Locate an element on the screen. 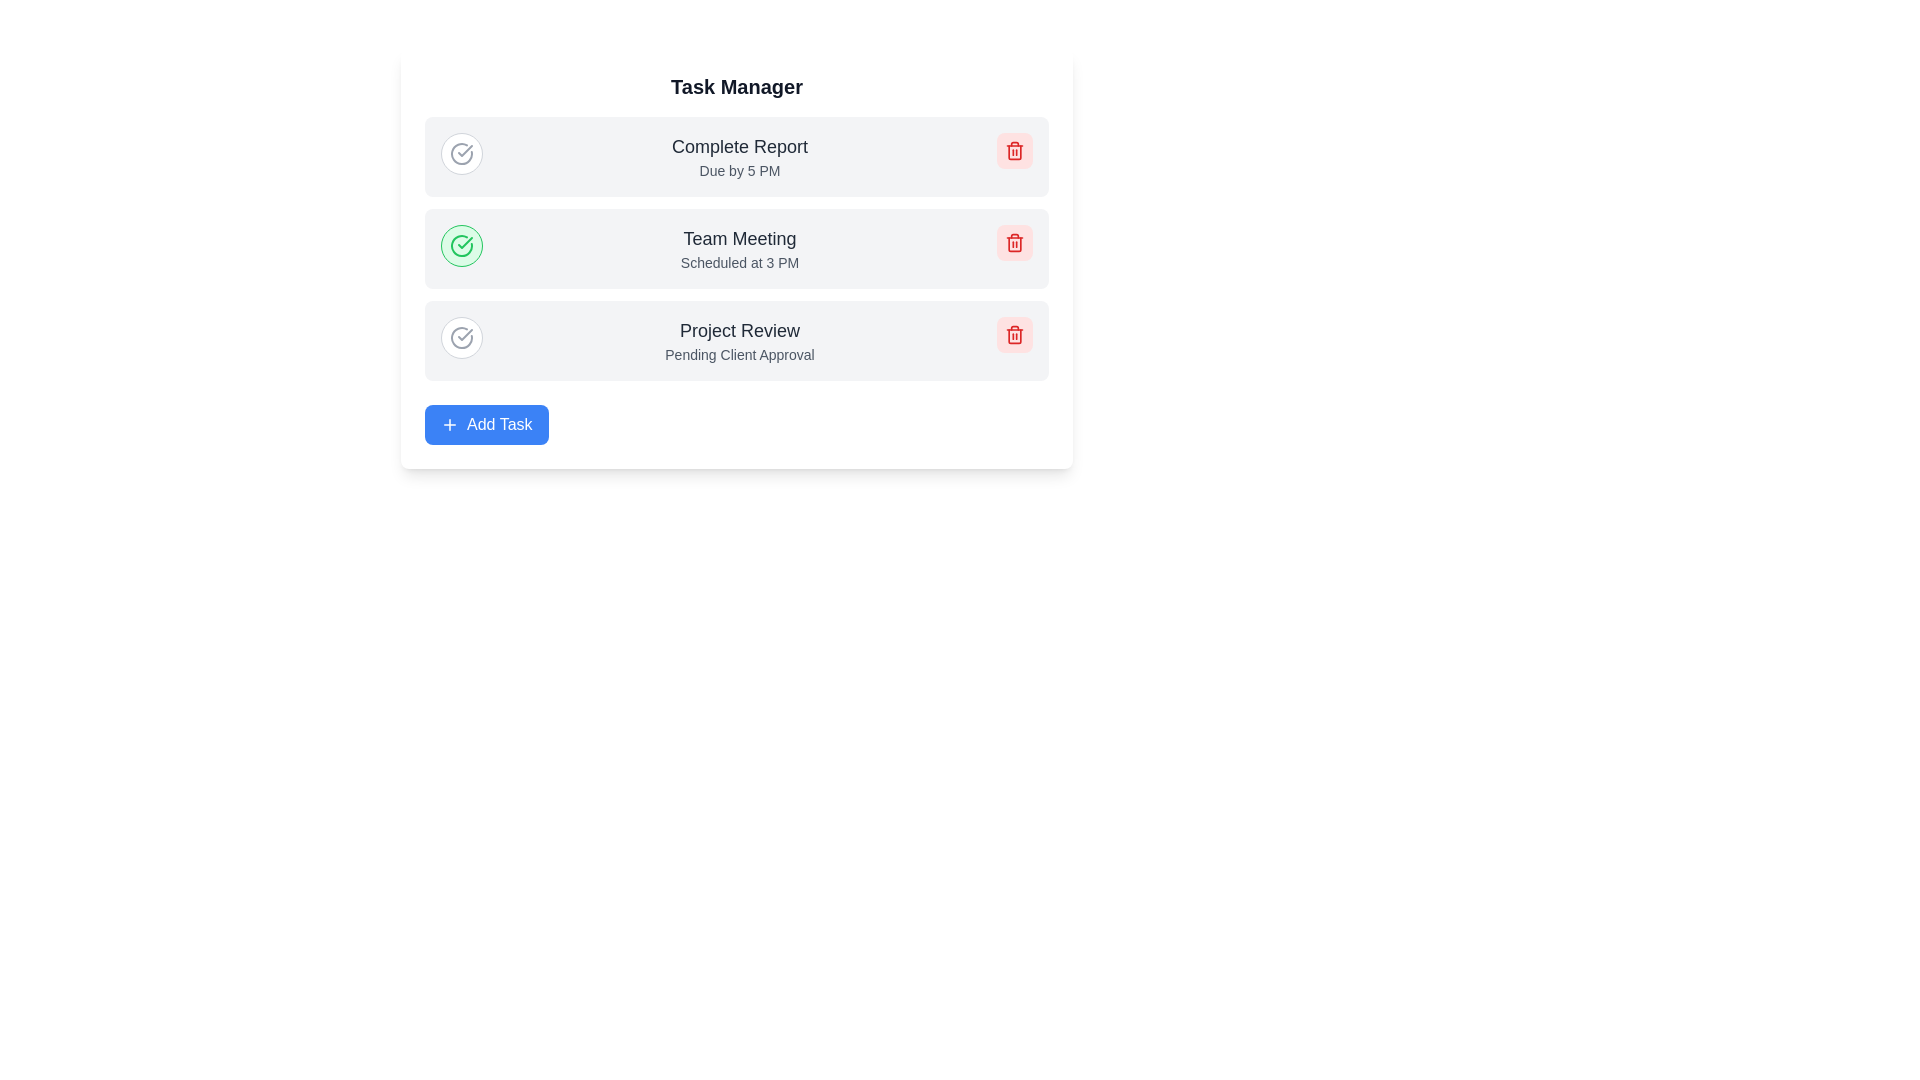  the red trash can button located on the right end of the task row labeled 'Complete Report' in the Task Manager section is located at coordinates (1014, 149).